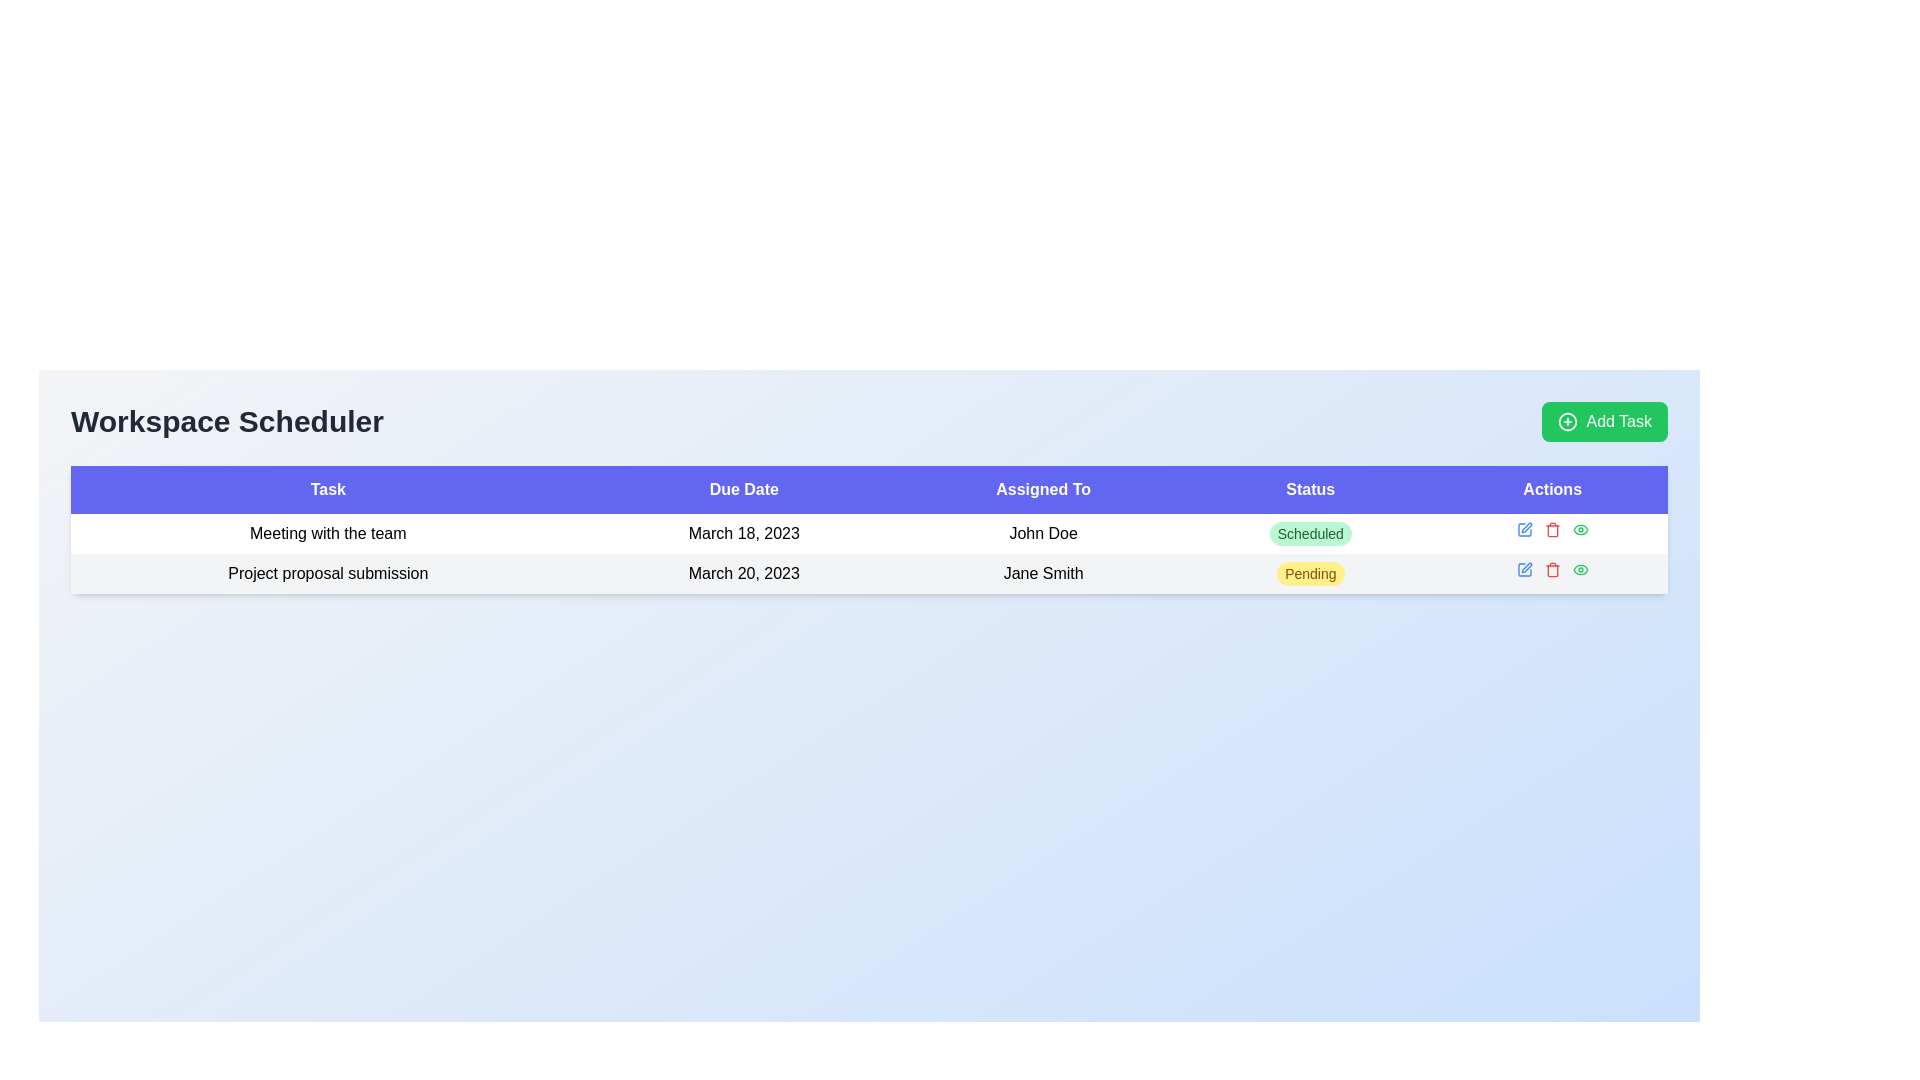 This screenshot has height=1080, width=1920. I want to click on the eye icon representing the view functionality in the Actions column of the table for the 'Project proposal submission' task, so click(1579, 528).